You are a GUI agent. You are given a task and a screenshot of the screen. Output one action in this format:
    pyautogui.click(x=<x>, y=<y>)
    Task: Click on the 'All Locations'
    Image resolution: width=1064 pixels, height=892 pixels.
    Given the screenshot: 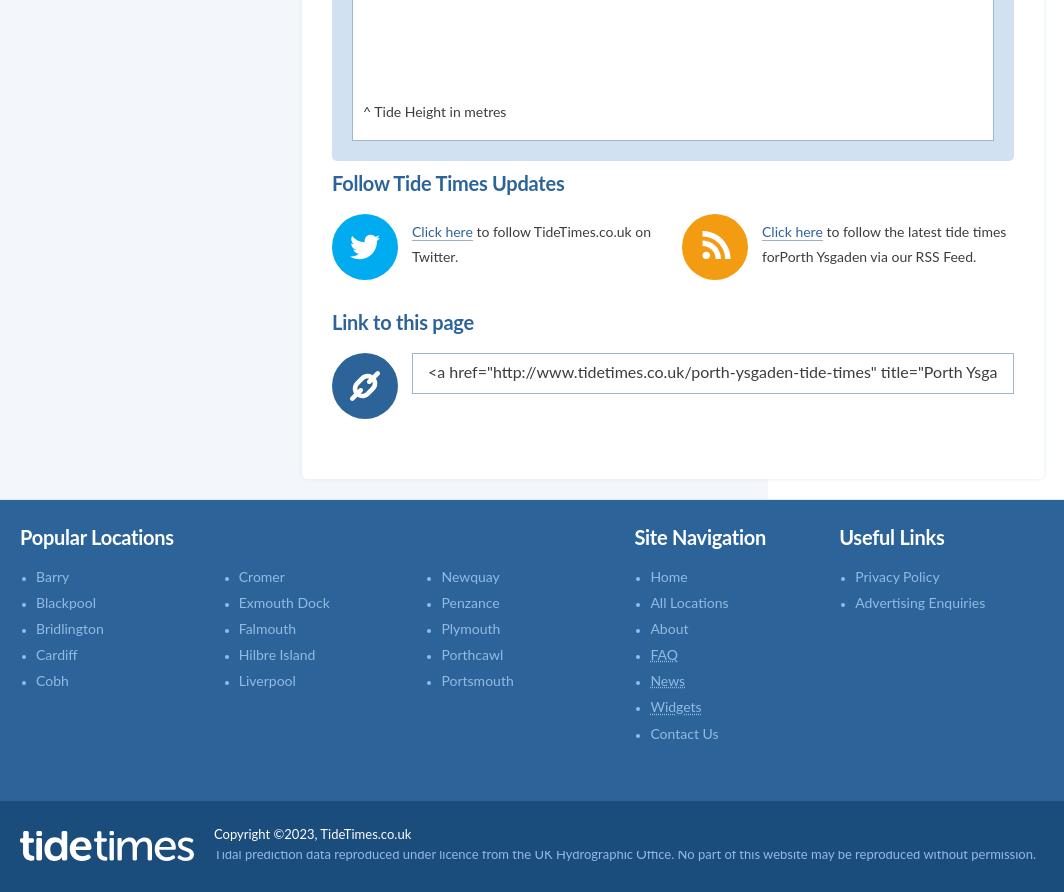 What is the action you would take?
    pyautogui.click(x=689, y=601)
    